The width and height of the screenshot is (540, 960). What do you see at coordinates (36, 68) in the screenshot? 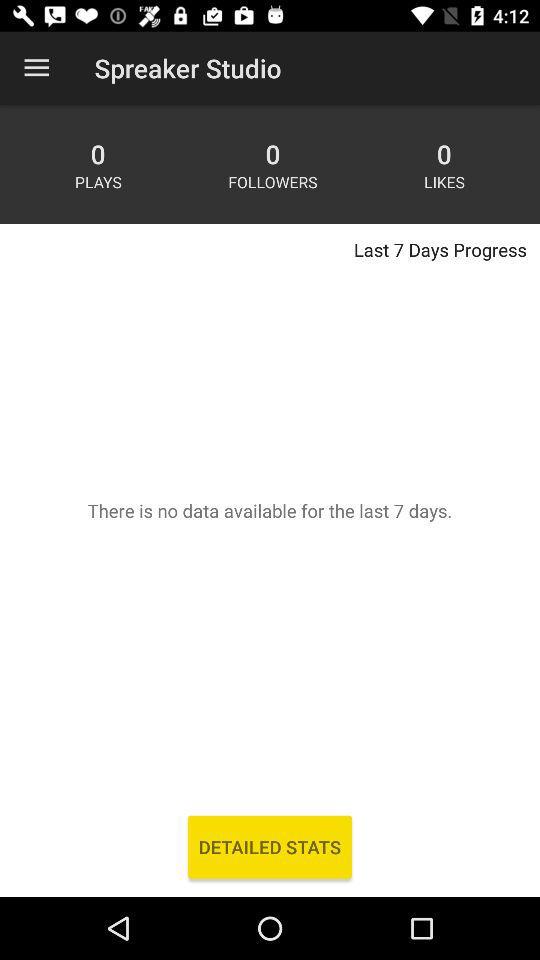
I see `app next to the spreaker studio app` at bounding box center [36, 68].